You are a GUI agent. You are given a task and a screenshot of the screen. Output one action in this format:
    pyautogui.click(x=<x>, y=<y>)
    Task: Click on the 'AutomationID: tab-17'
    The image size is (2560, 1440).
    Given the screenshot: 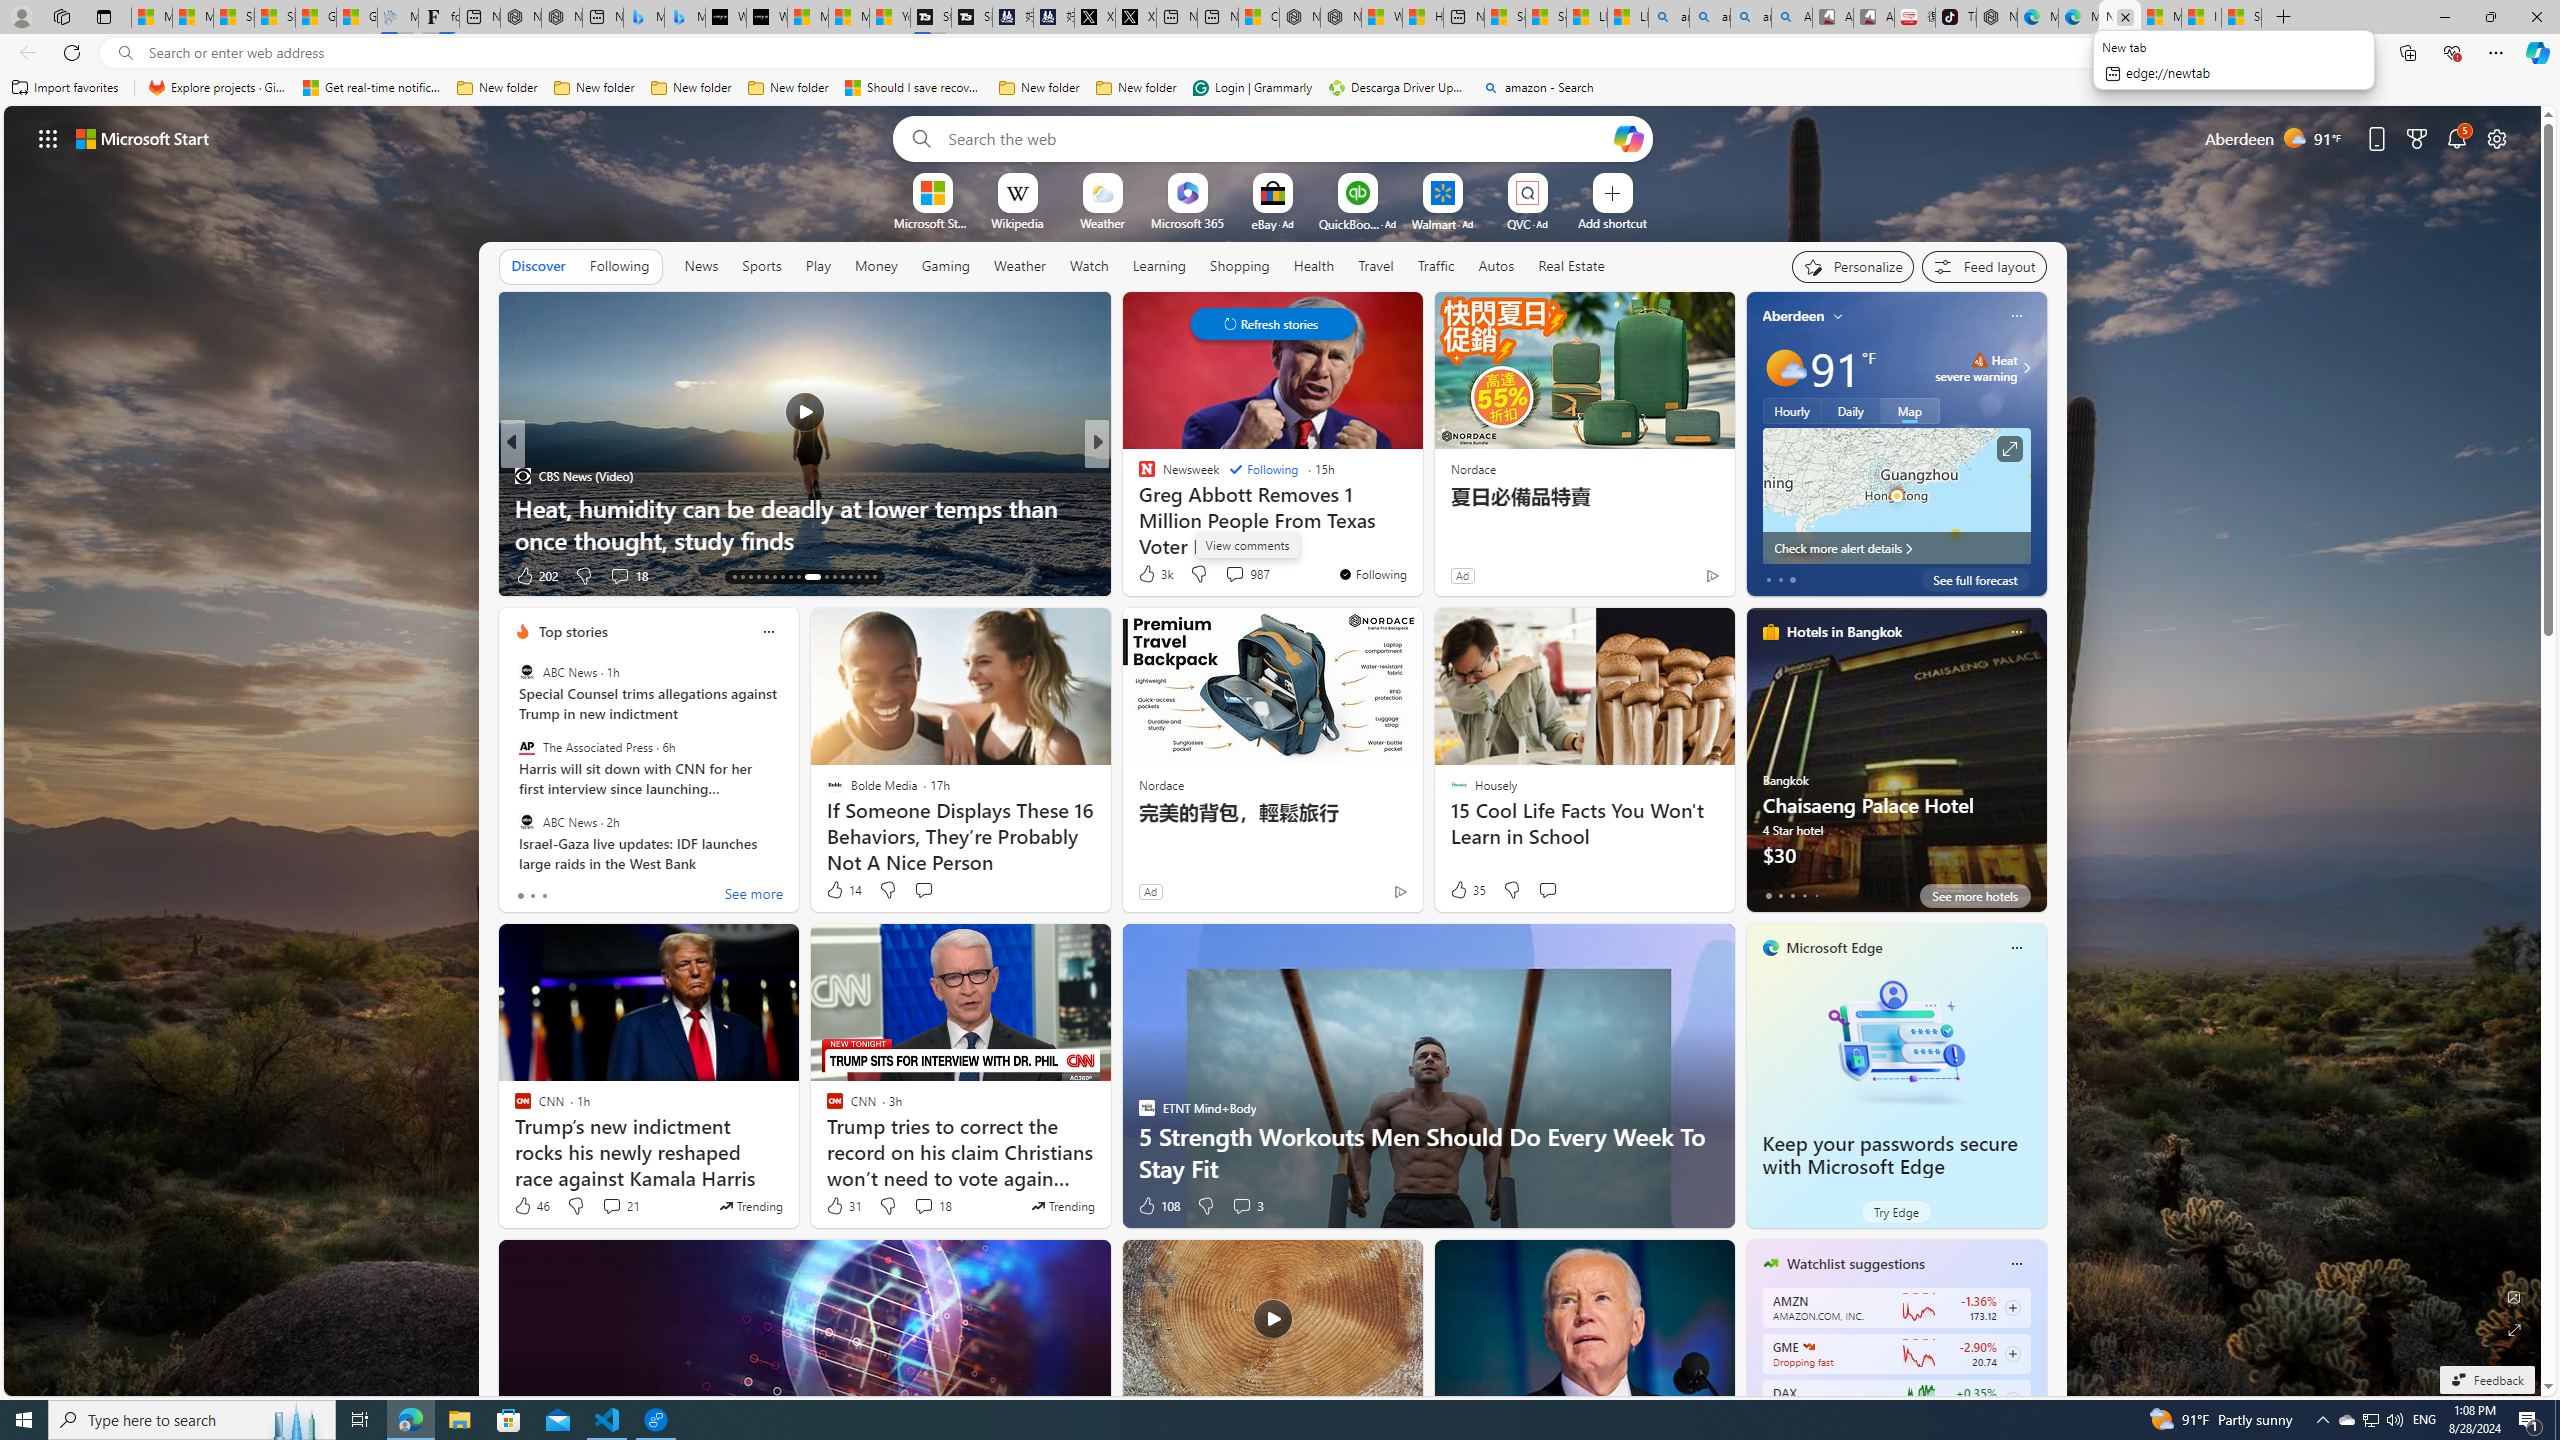 What is the action you would take?
    pyautogui.click(x=766, y=577)
    